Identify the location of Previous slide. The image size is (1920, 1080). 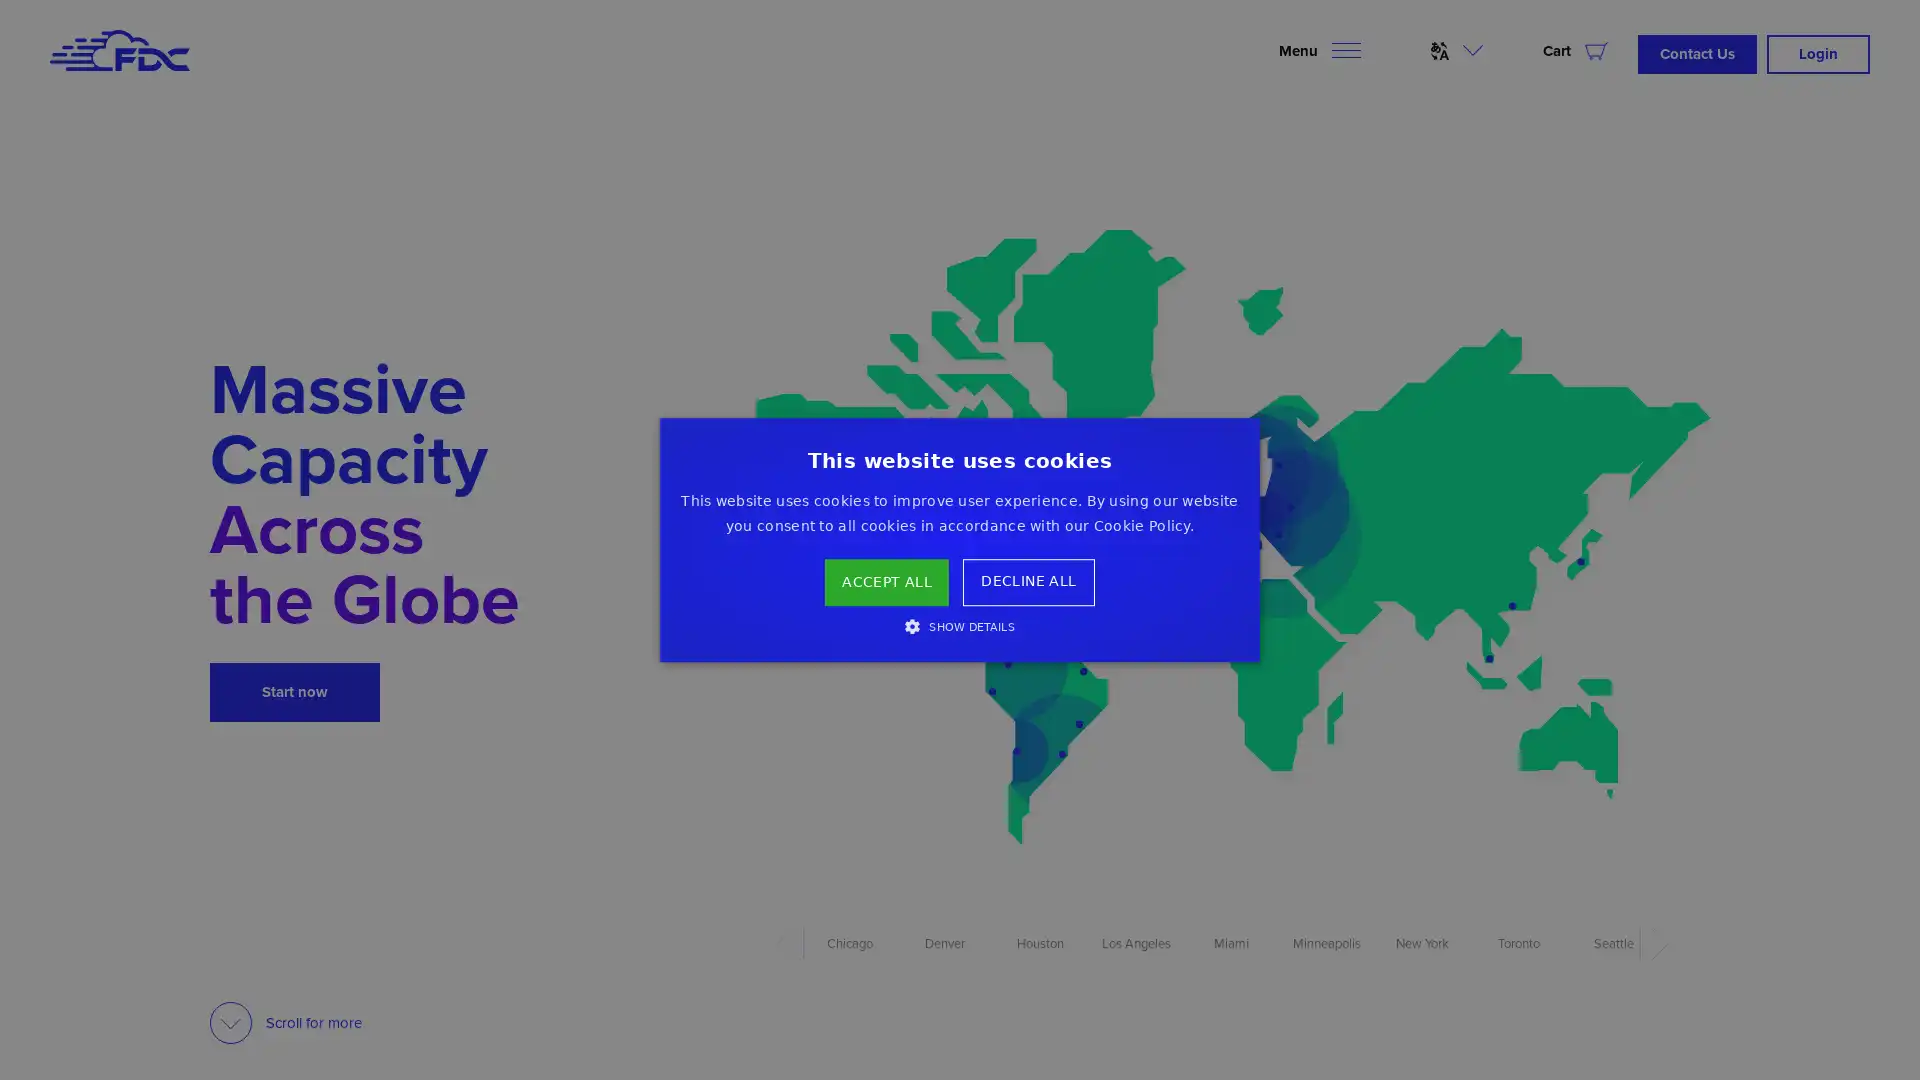
(788, 942).